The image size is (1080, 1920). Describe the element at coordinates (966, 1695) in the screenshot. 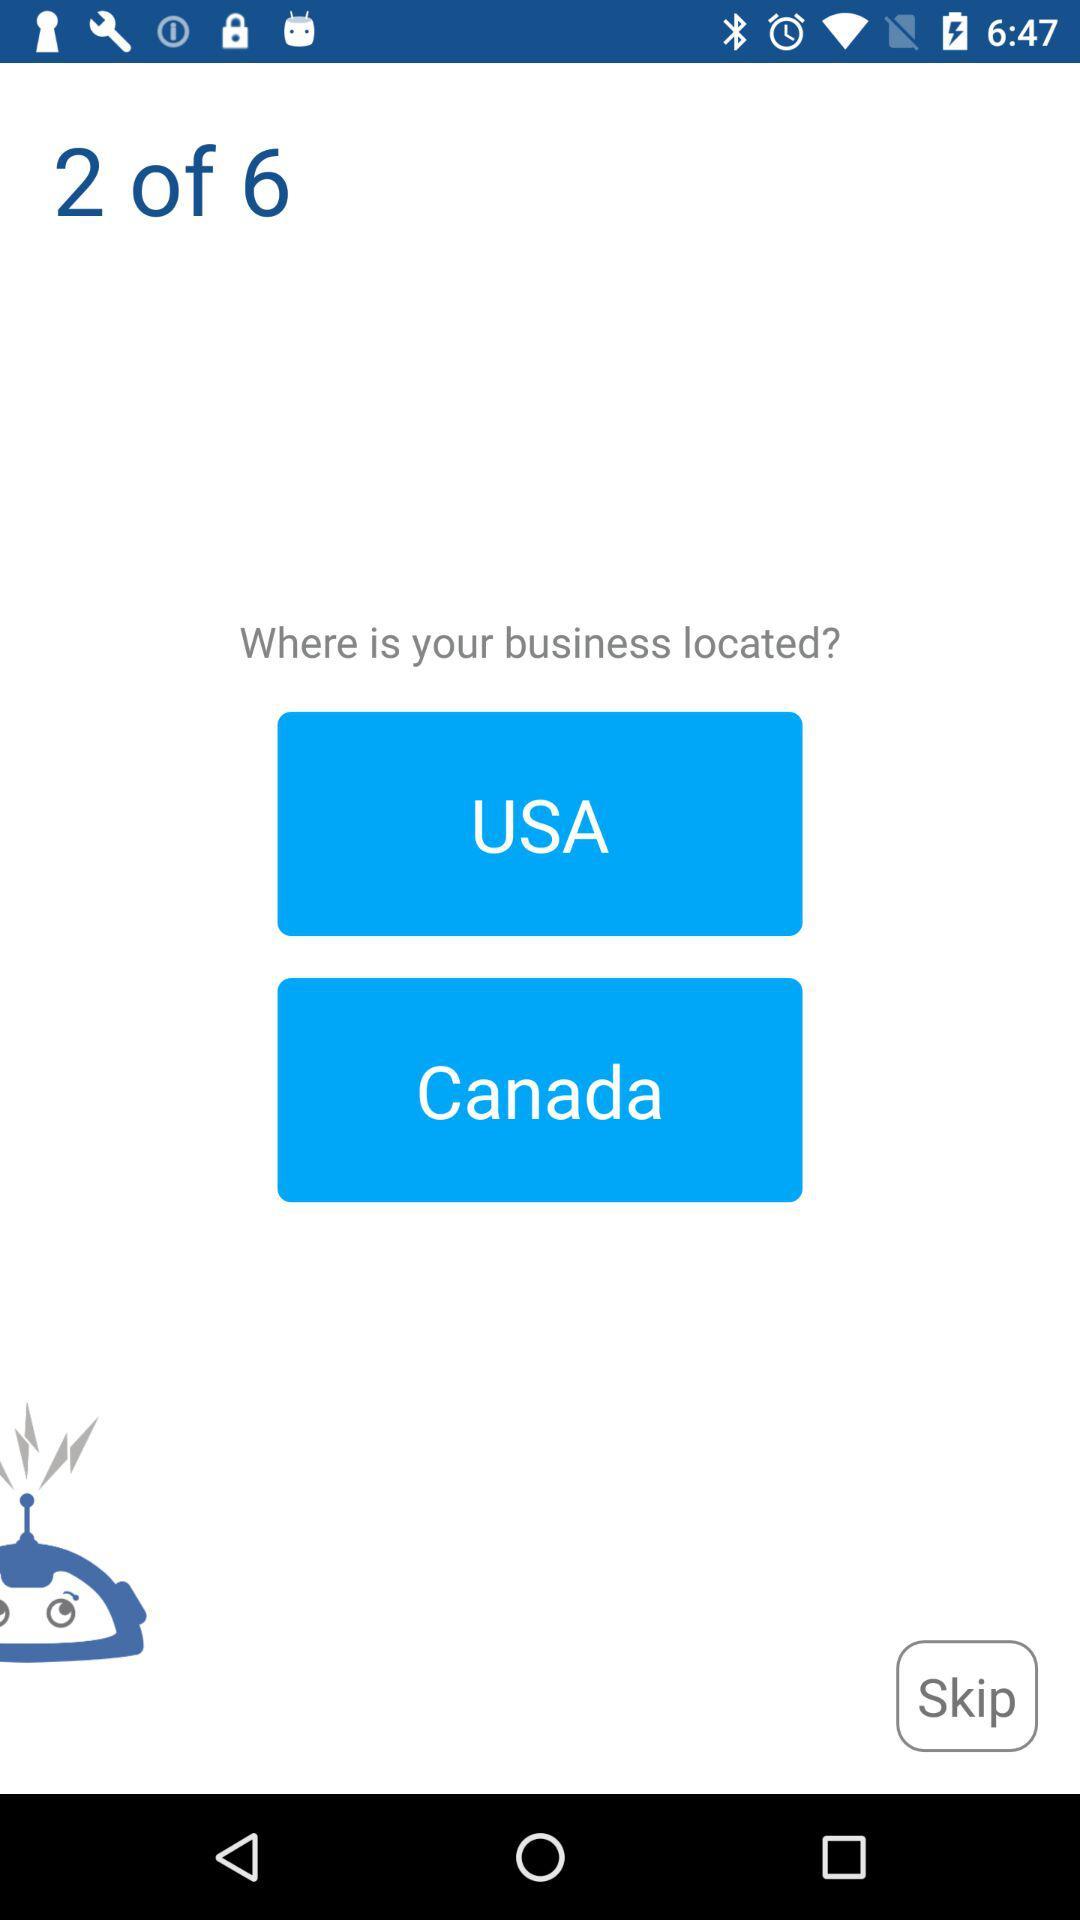

I see `the app below the 2 of 6 icon` at that location.